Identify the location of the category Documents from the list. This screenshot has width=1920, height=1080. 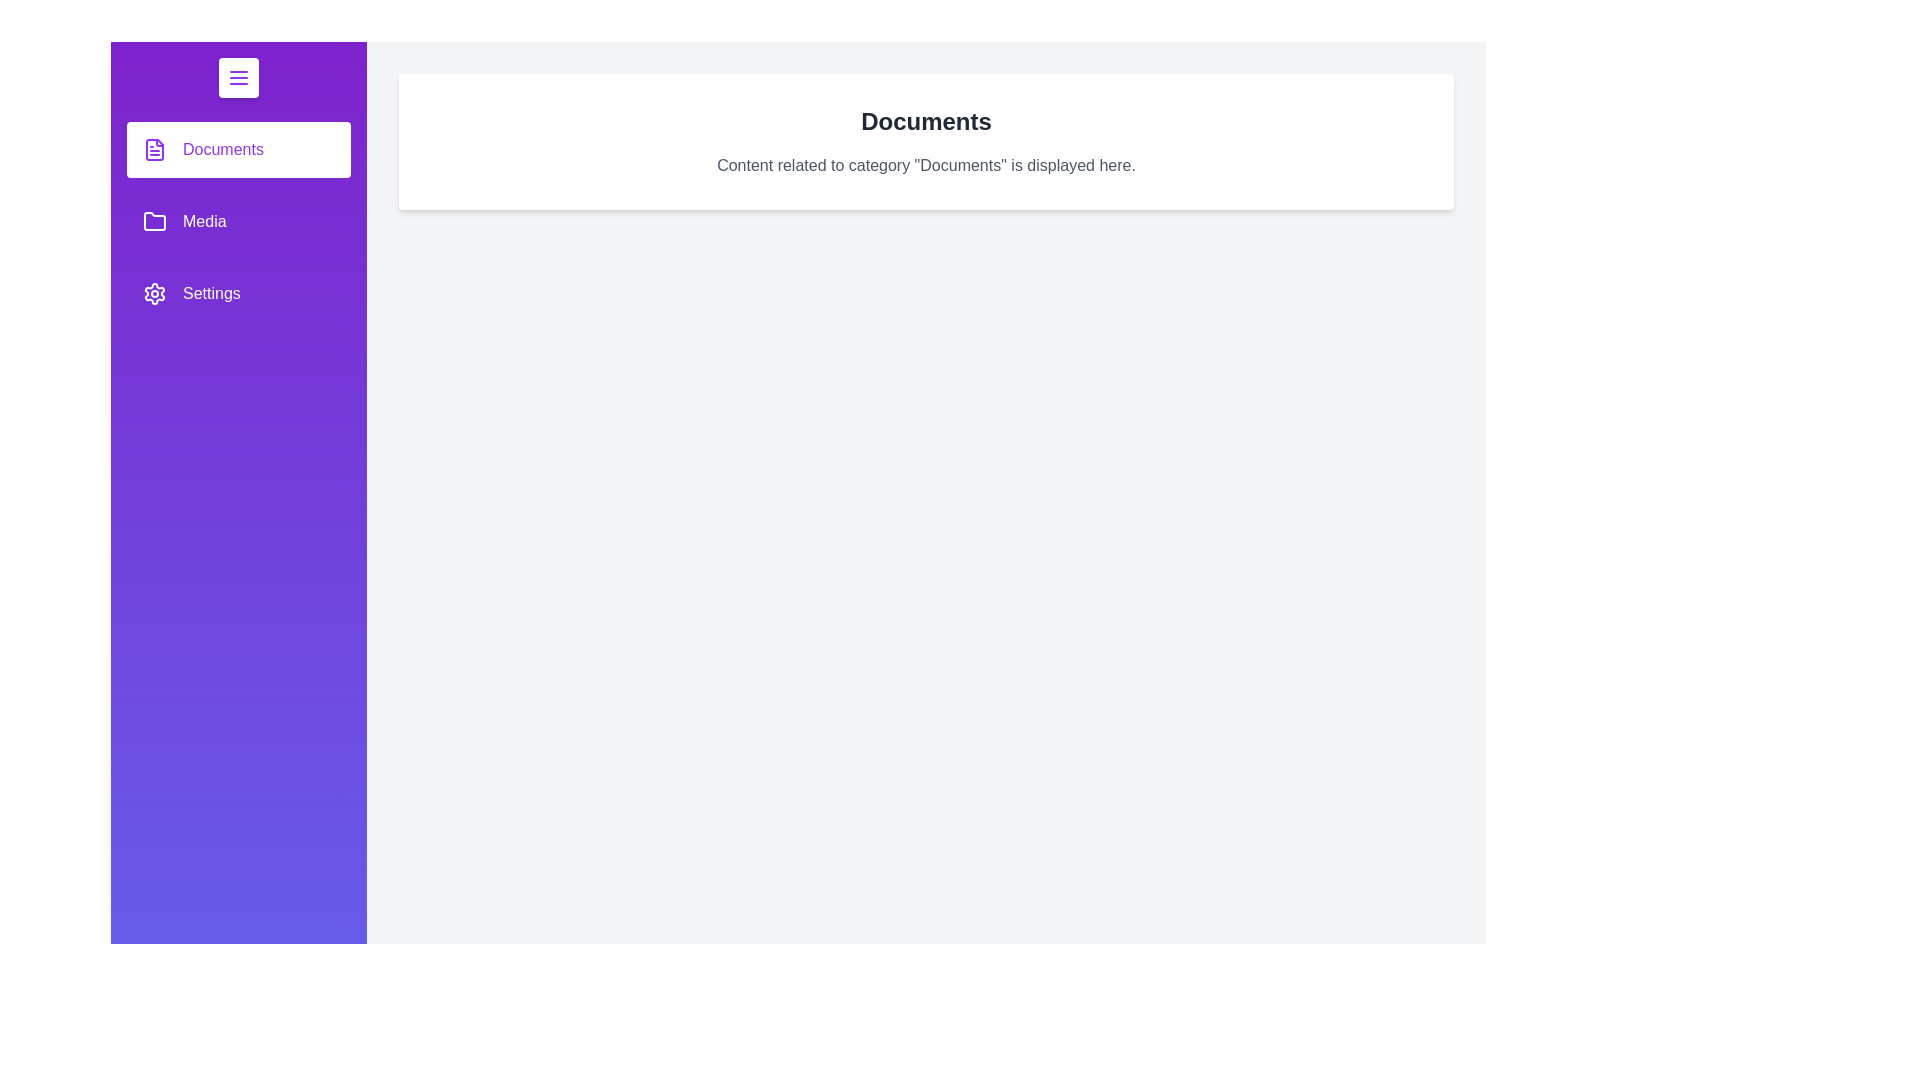
(239, 149).